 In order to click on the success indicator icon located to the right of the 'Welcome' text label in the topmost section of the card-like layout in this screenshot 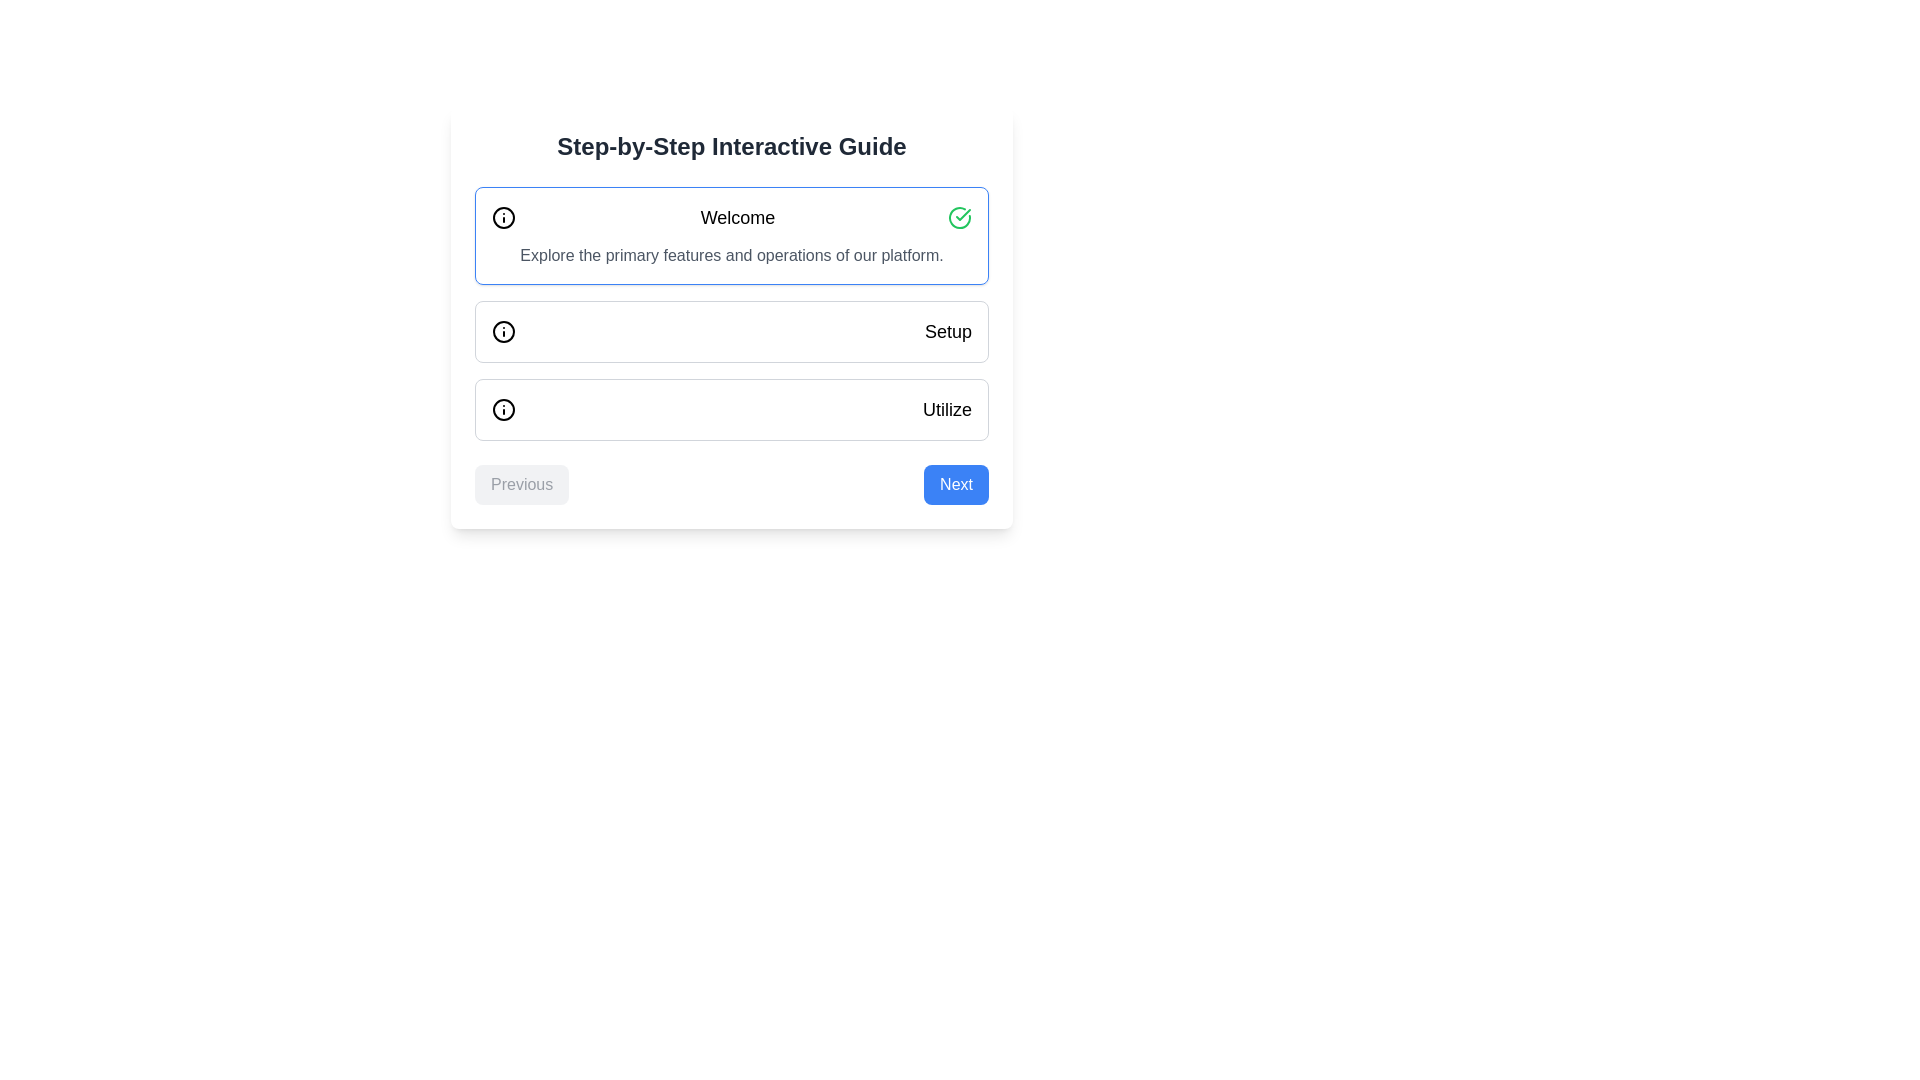, I will do `click(963, 215)`.